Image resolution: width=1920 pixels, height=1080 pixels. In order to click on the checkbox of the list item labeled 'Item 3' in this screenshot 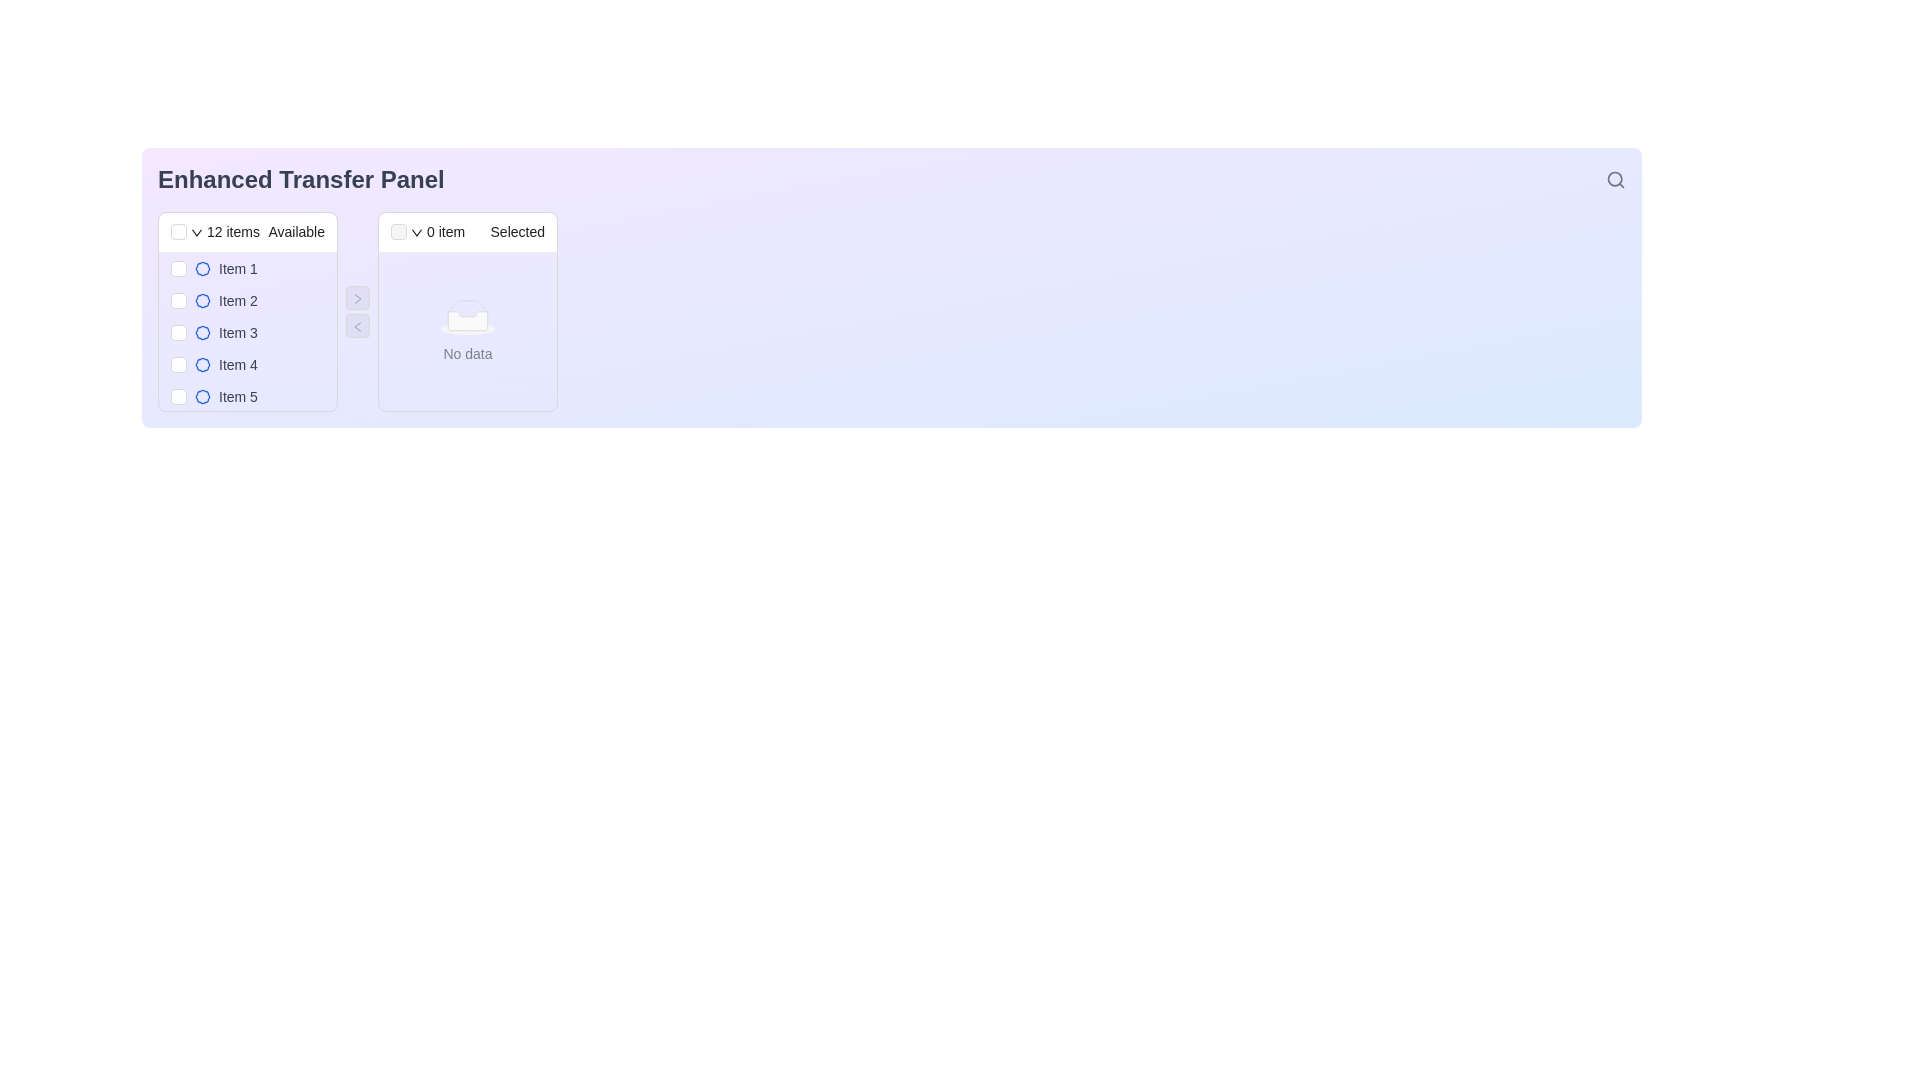, I will do `click(247, 331)`.